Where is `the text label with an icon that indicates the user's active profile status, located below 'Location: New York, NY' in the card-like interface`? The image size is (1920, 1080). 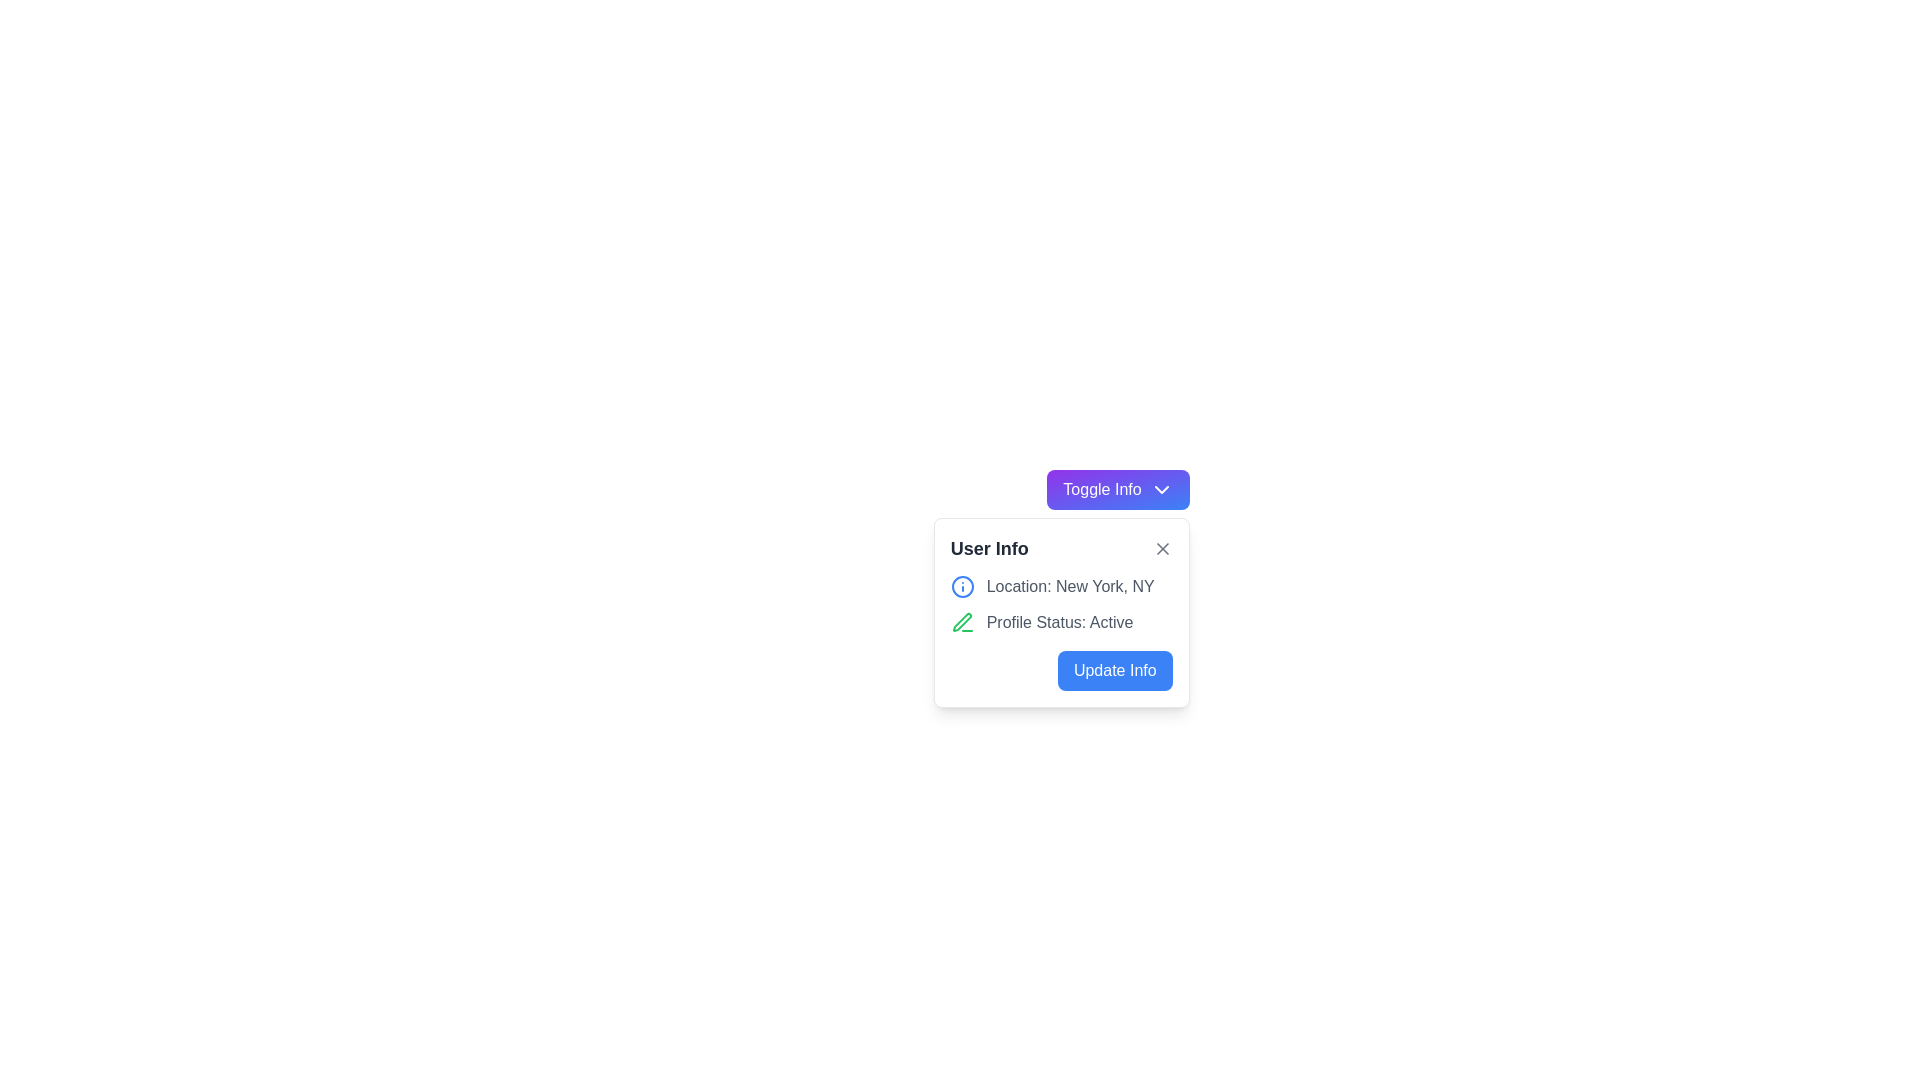 the text label with an icon that indicates the user's active profile status, located below 'Location: New York, NY' in the card-like interface is located at coordinates (1060, 622).